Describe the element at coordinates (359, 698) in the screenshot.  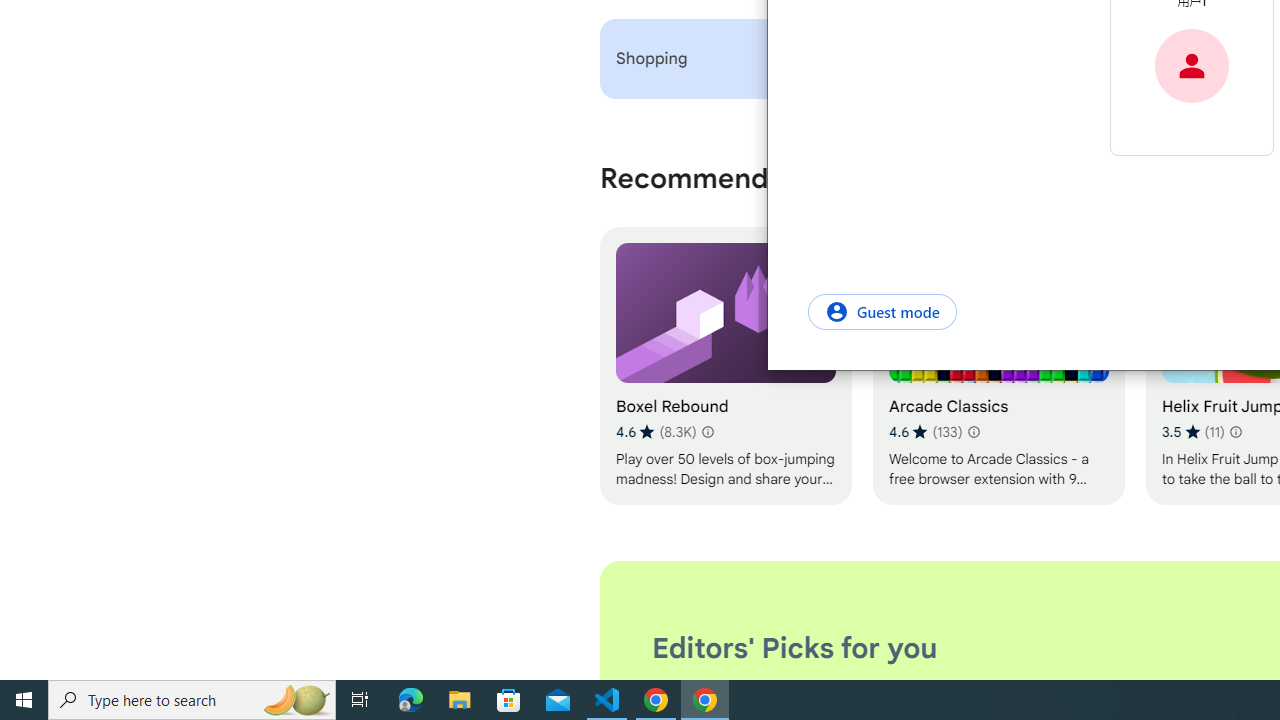
I see `'Task View'` at that location.